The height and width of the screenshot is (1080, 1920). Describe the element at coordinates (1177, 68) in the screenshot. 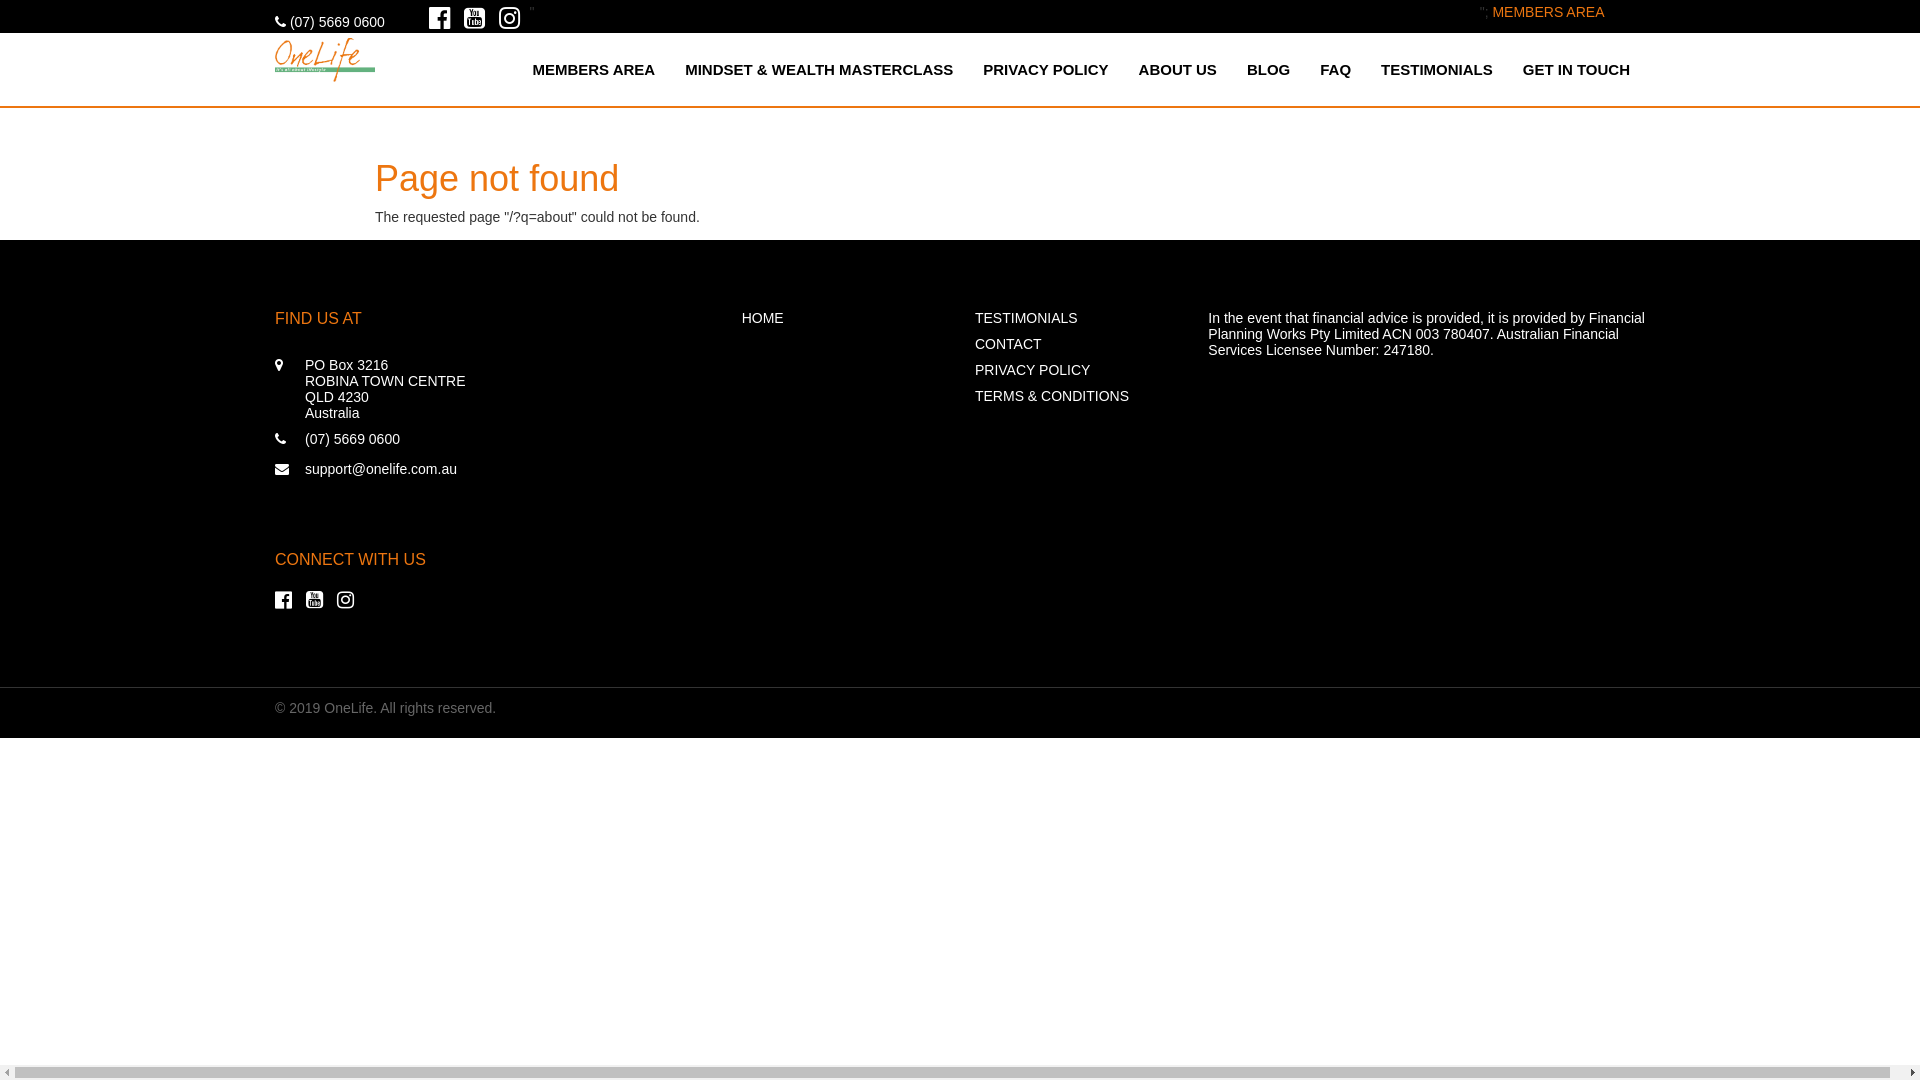

I see `'ABOUT US'` at that location.